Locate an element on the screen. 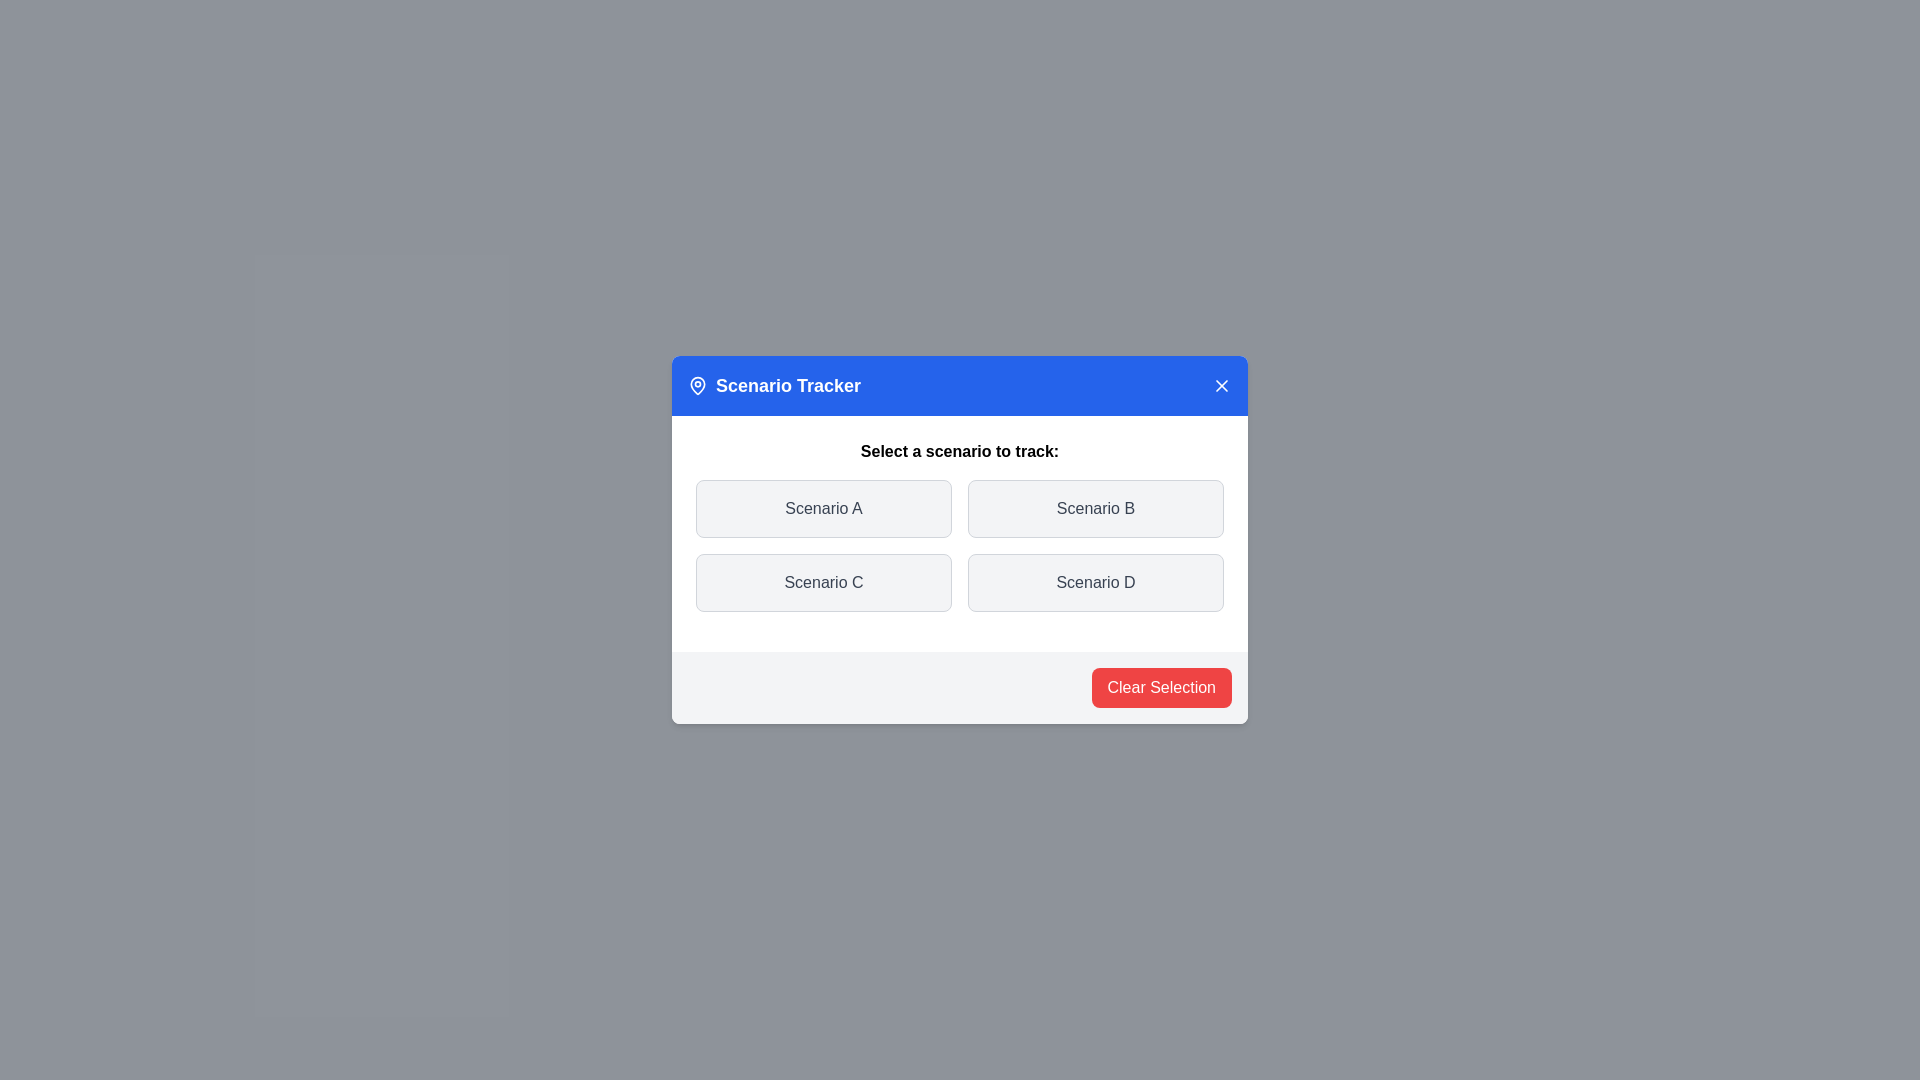  'Clear Selection' button to clear the selected scenario is located at coordinates (1161, 686).